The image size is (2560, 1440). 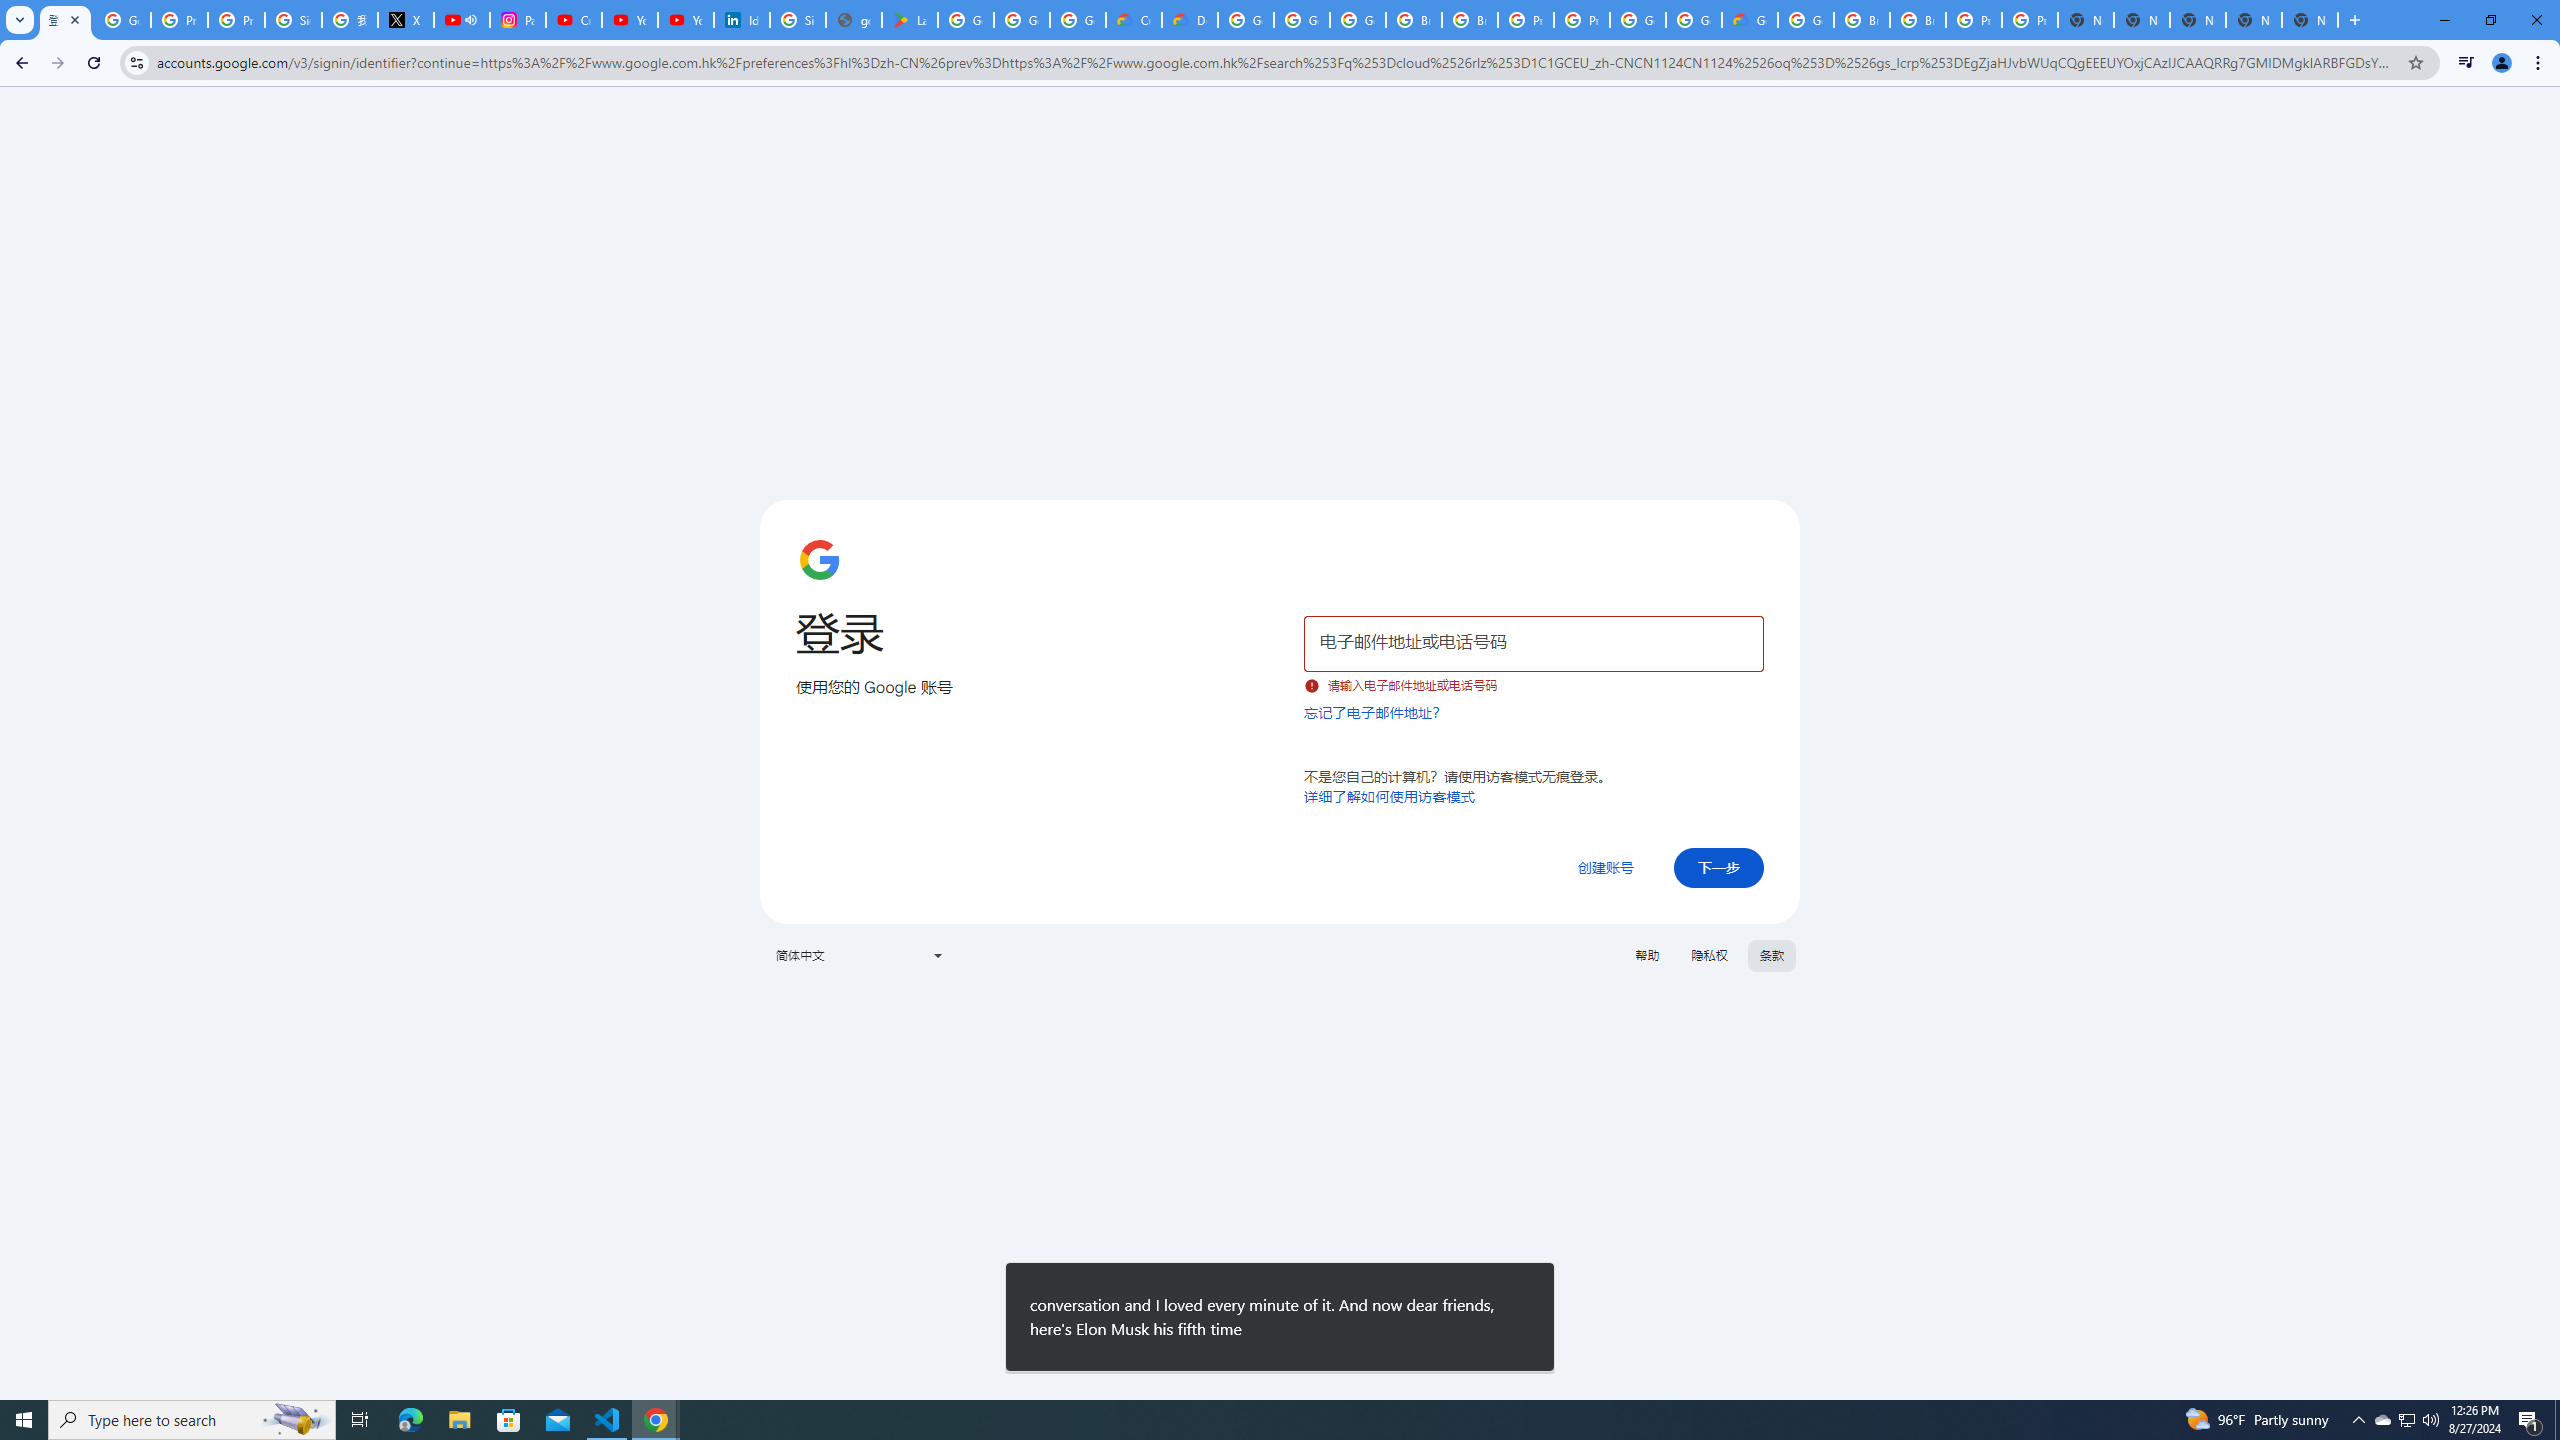 What do you see at coordinates (1022, 19) in the screenshot?
I see `'Google Workspace - Specific Terms'` at bounding box center [1022, 19].